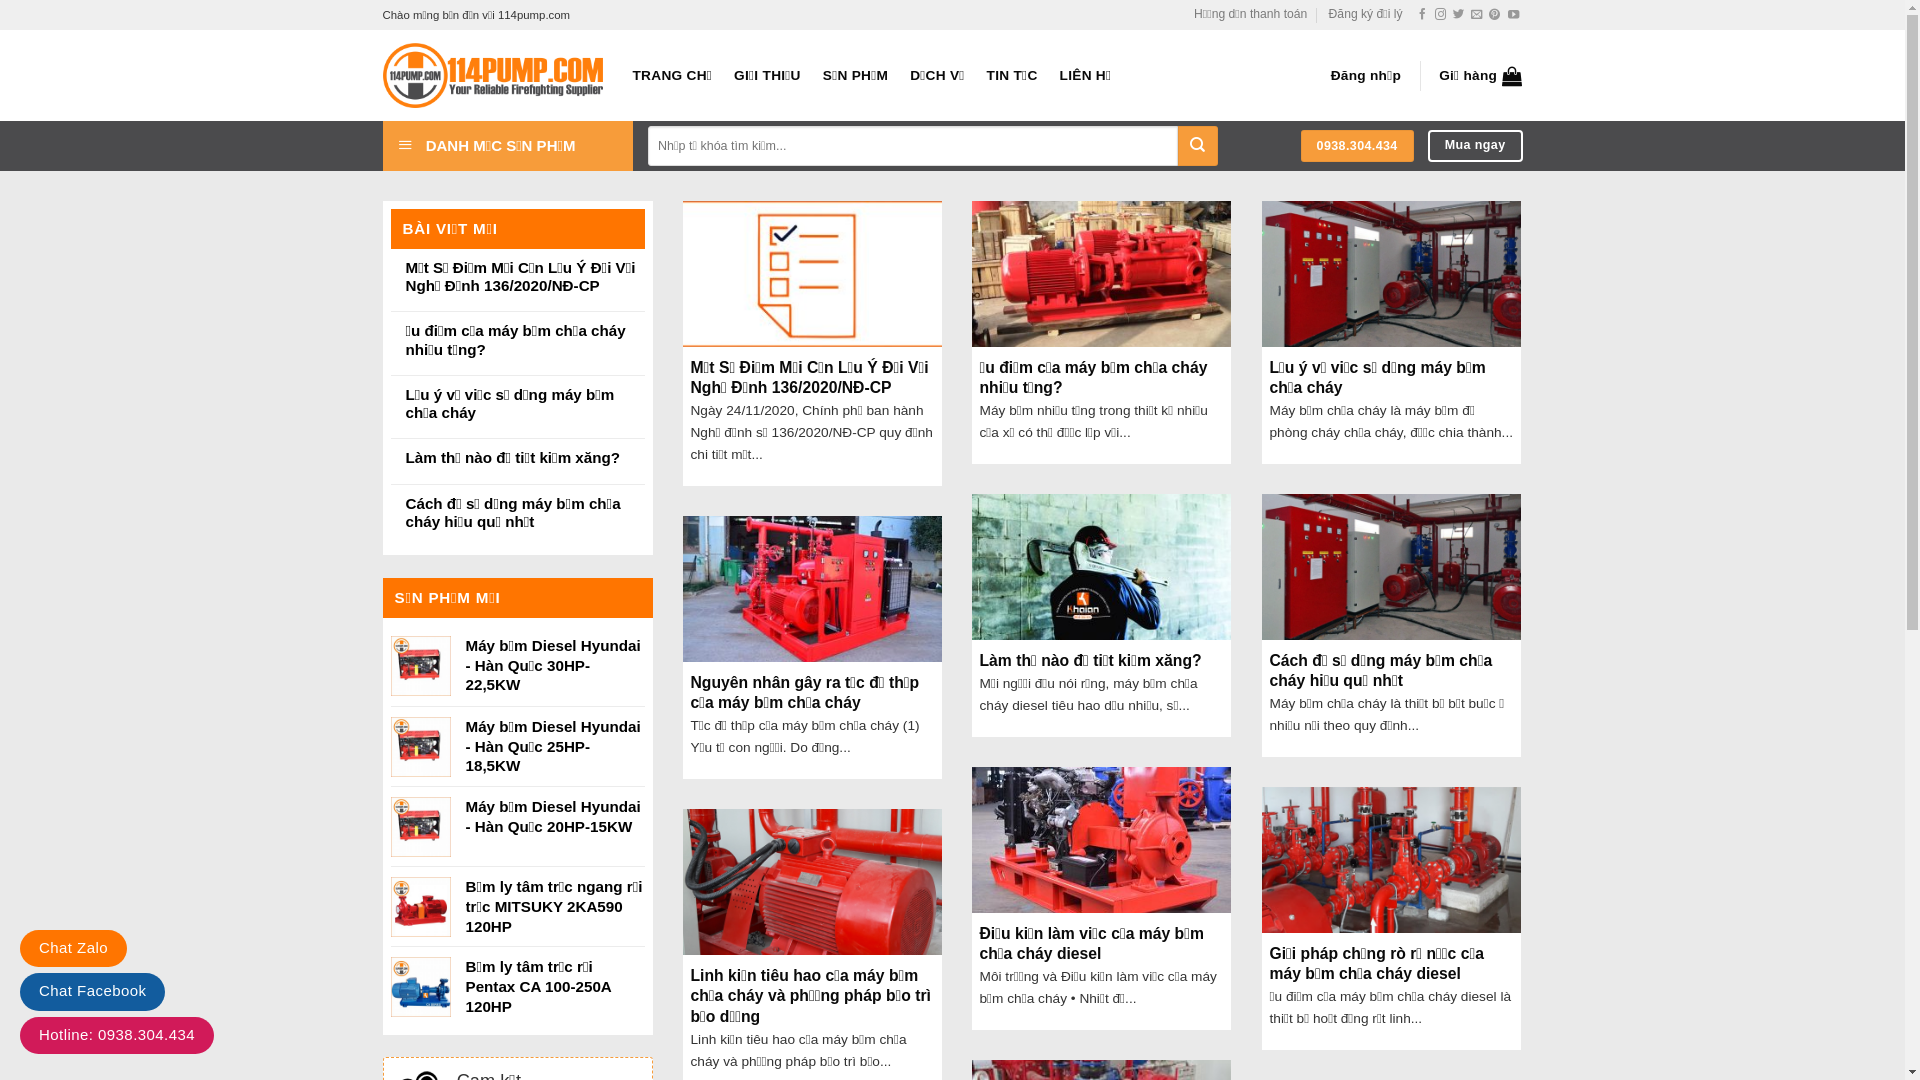 Image resolution: width=1920 pixels, height=1080 pixels. I want to click on 'Skip to content', so click(0, 0).